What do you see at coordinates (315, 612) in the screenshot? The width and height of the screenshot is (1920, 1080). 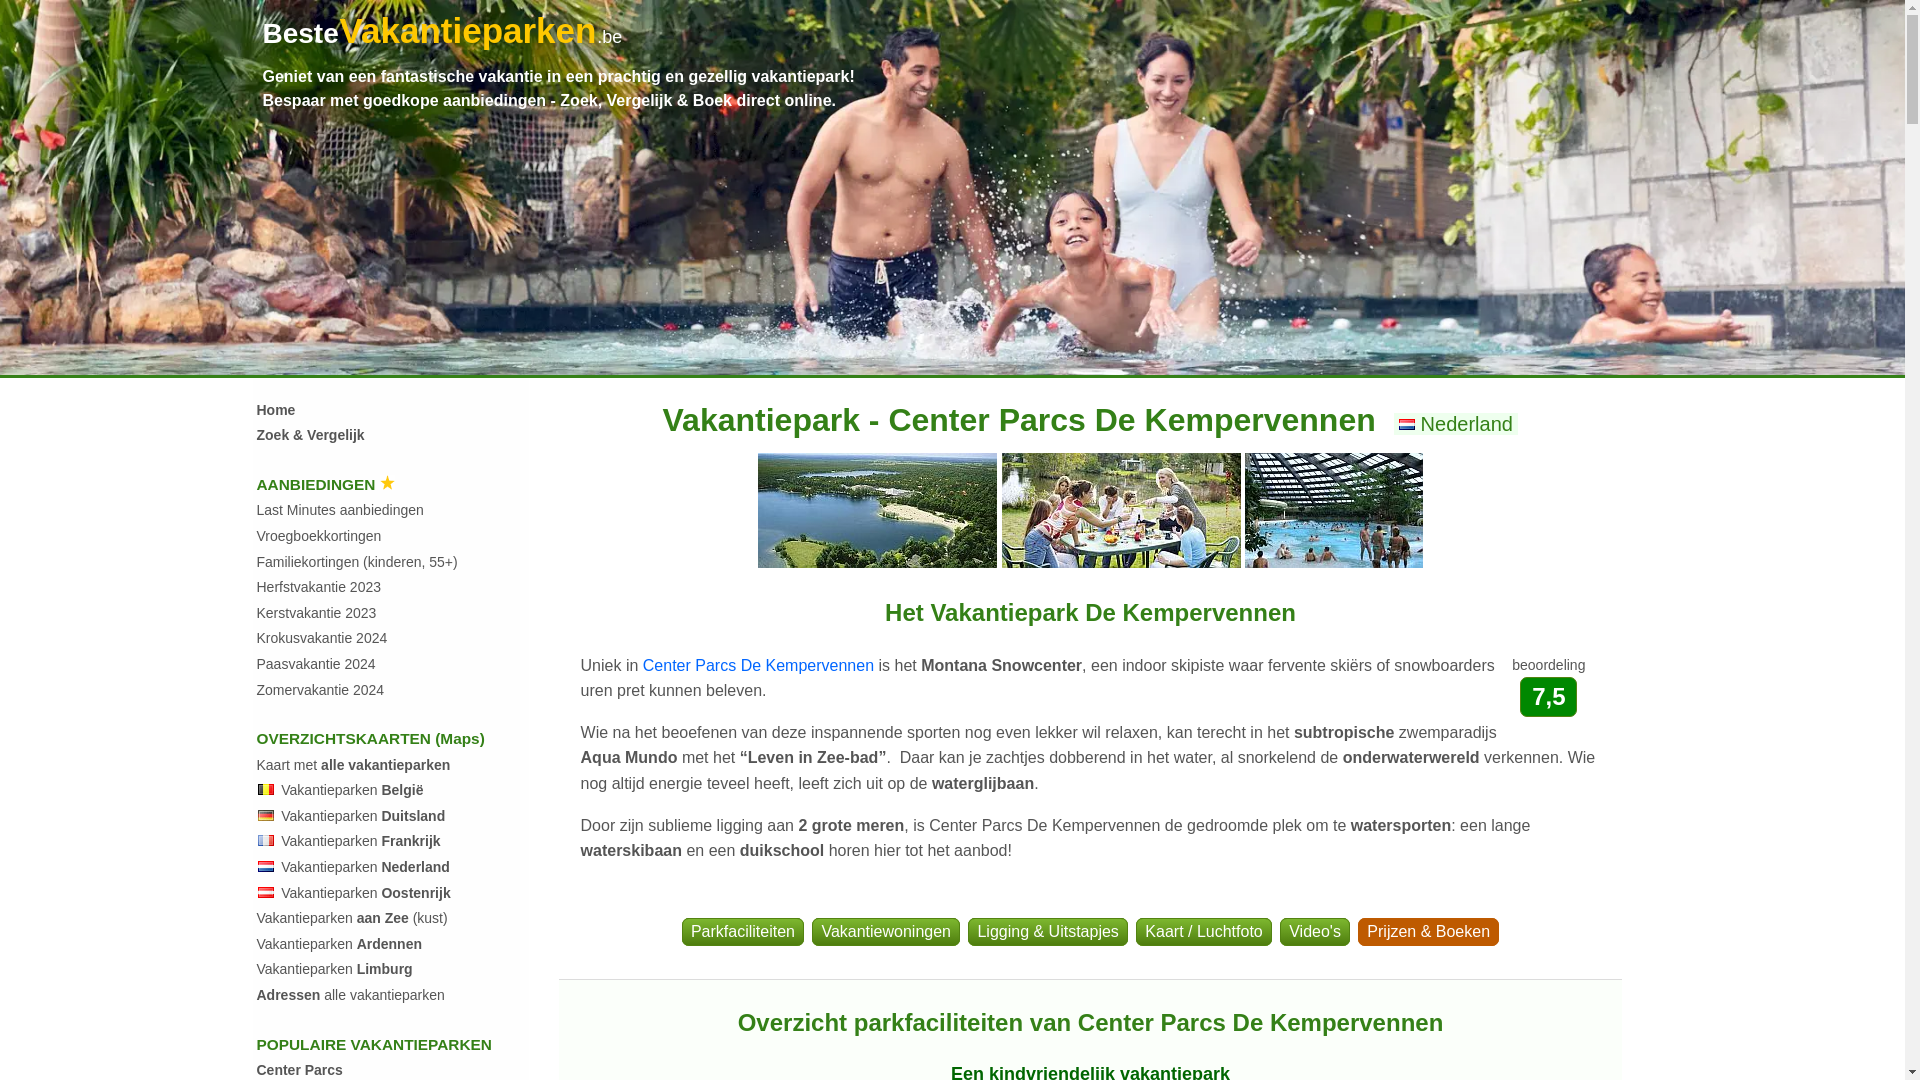 I see `'Kerstvakantie 2023'` at bounding box center [315, 612].